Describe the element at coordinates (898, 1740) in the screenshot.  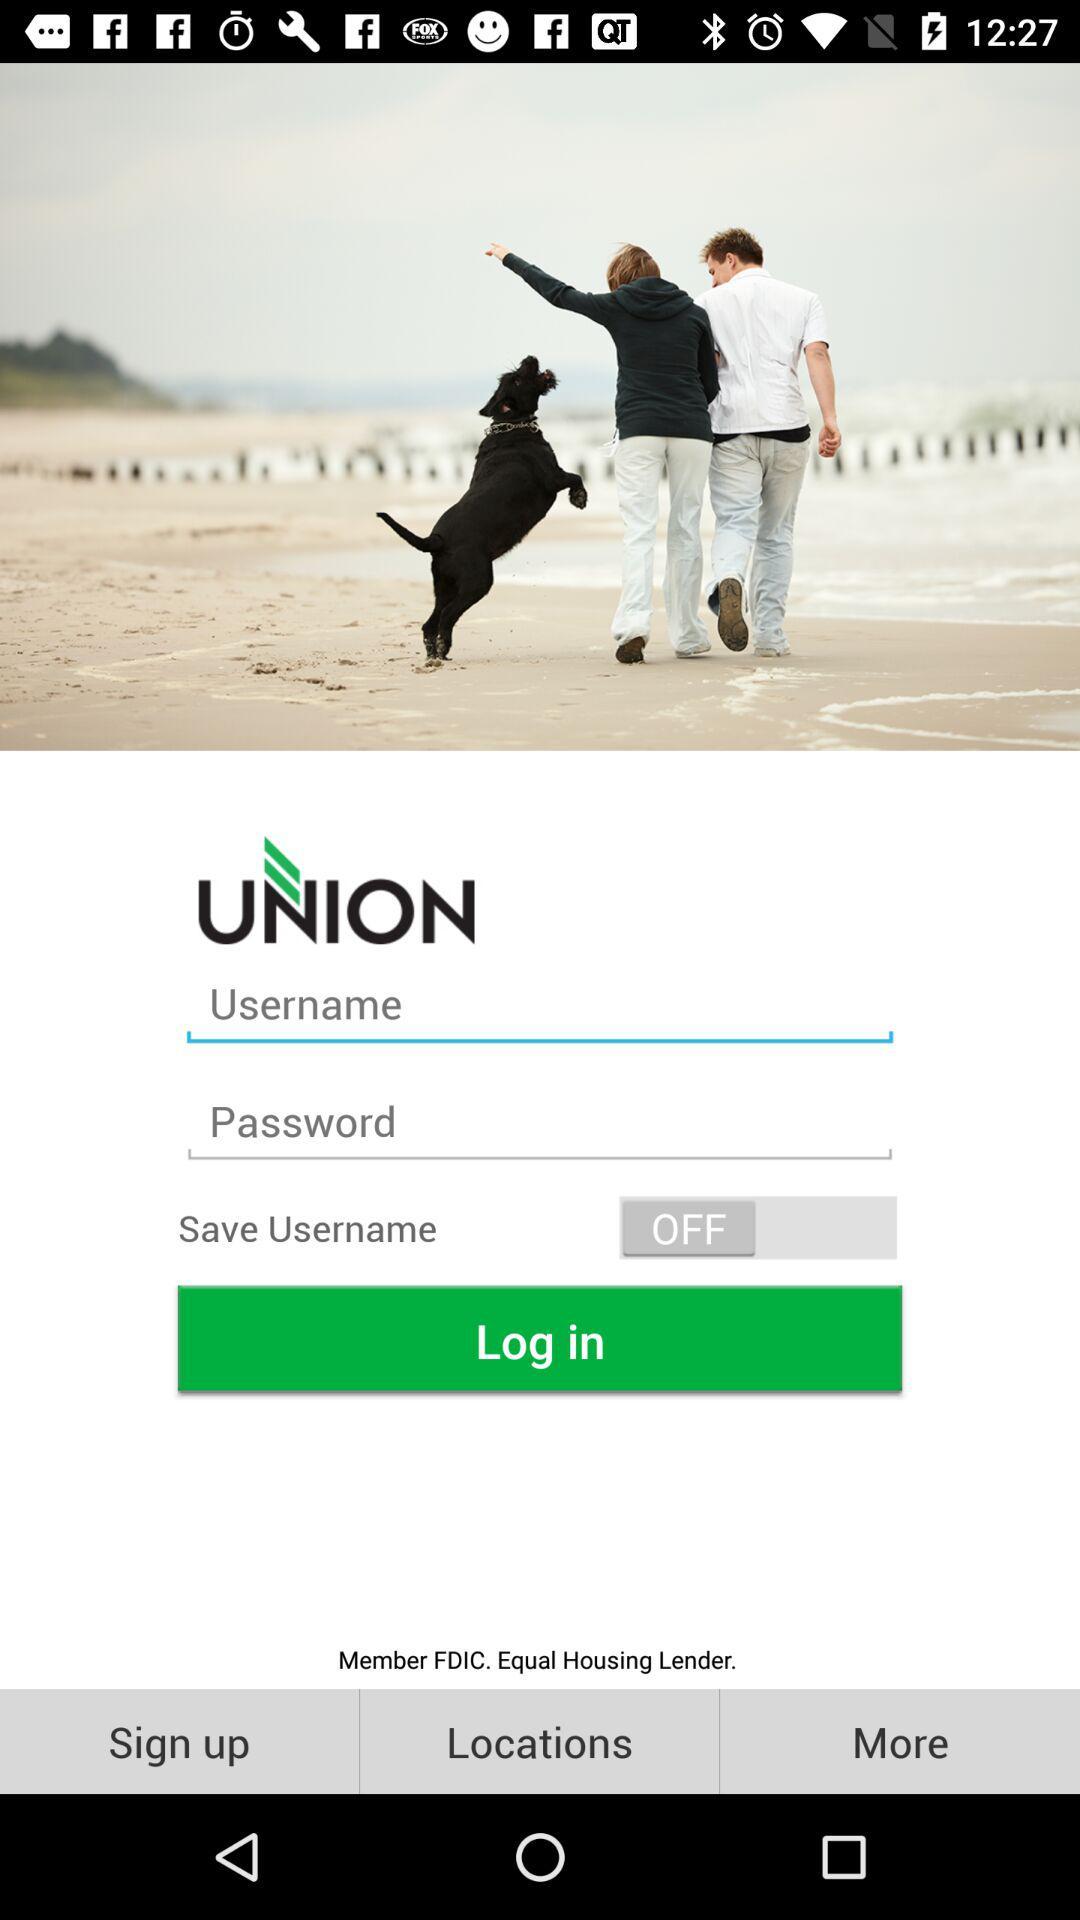
I see `the item at the bottom right corner` at that location.